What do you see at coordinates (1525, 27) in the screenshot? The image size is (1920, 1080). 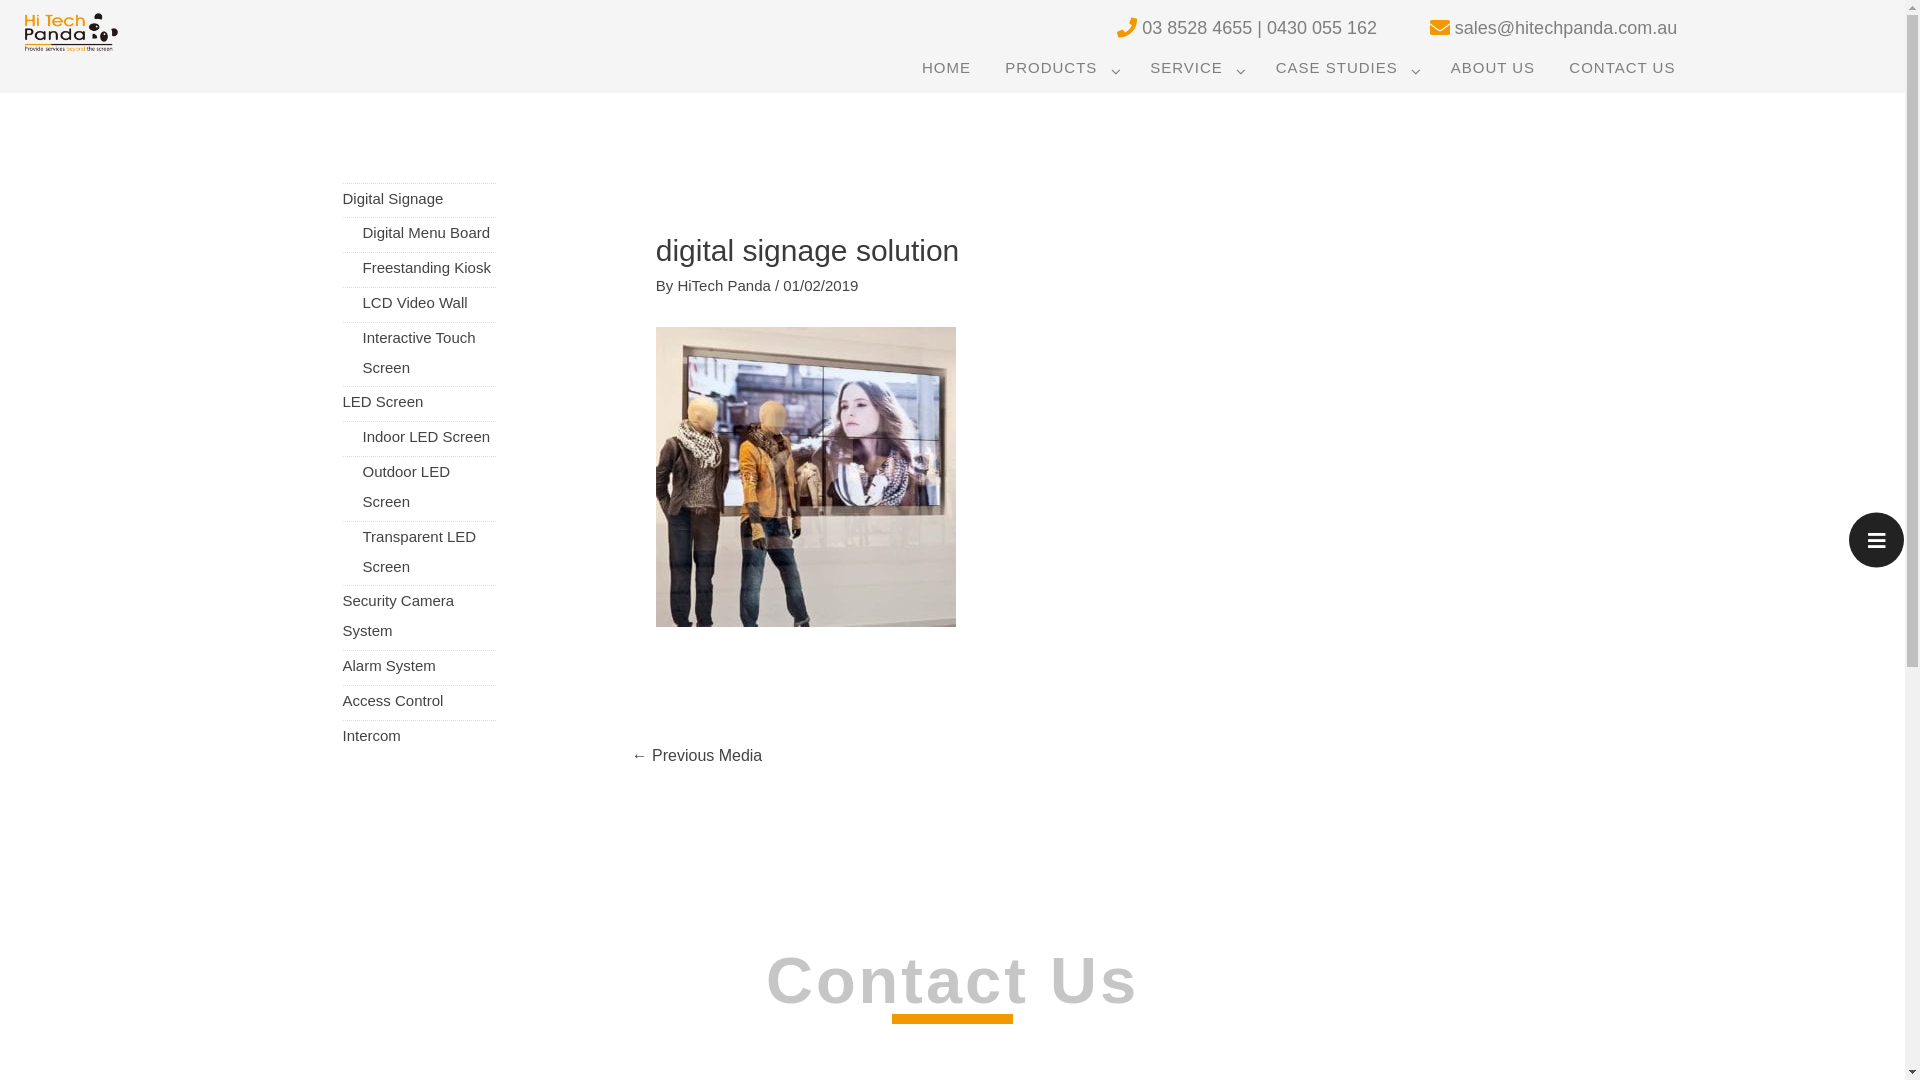 I see `'sales@hitechpanda.com.au'` at bounding box center [1525, 27].